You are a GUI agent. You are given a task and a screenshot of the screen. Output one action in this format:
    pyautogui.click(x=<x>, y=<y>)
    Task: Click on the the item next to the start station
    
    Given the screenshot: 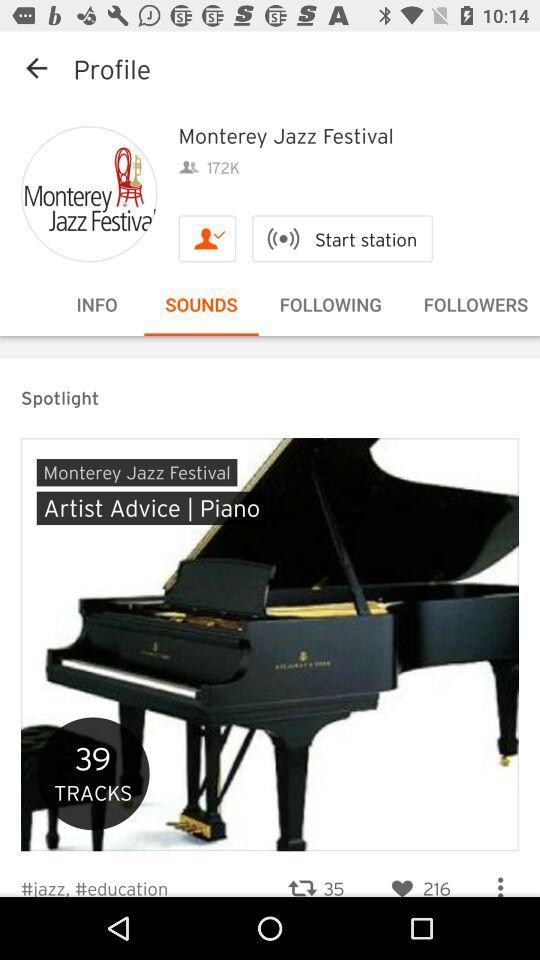 What is the action you would take?
    pyautogui.click(x=206, y=238)
    